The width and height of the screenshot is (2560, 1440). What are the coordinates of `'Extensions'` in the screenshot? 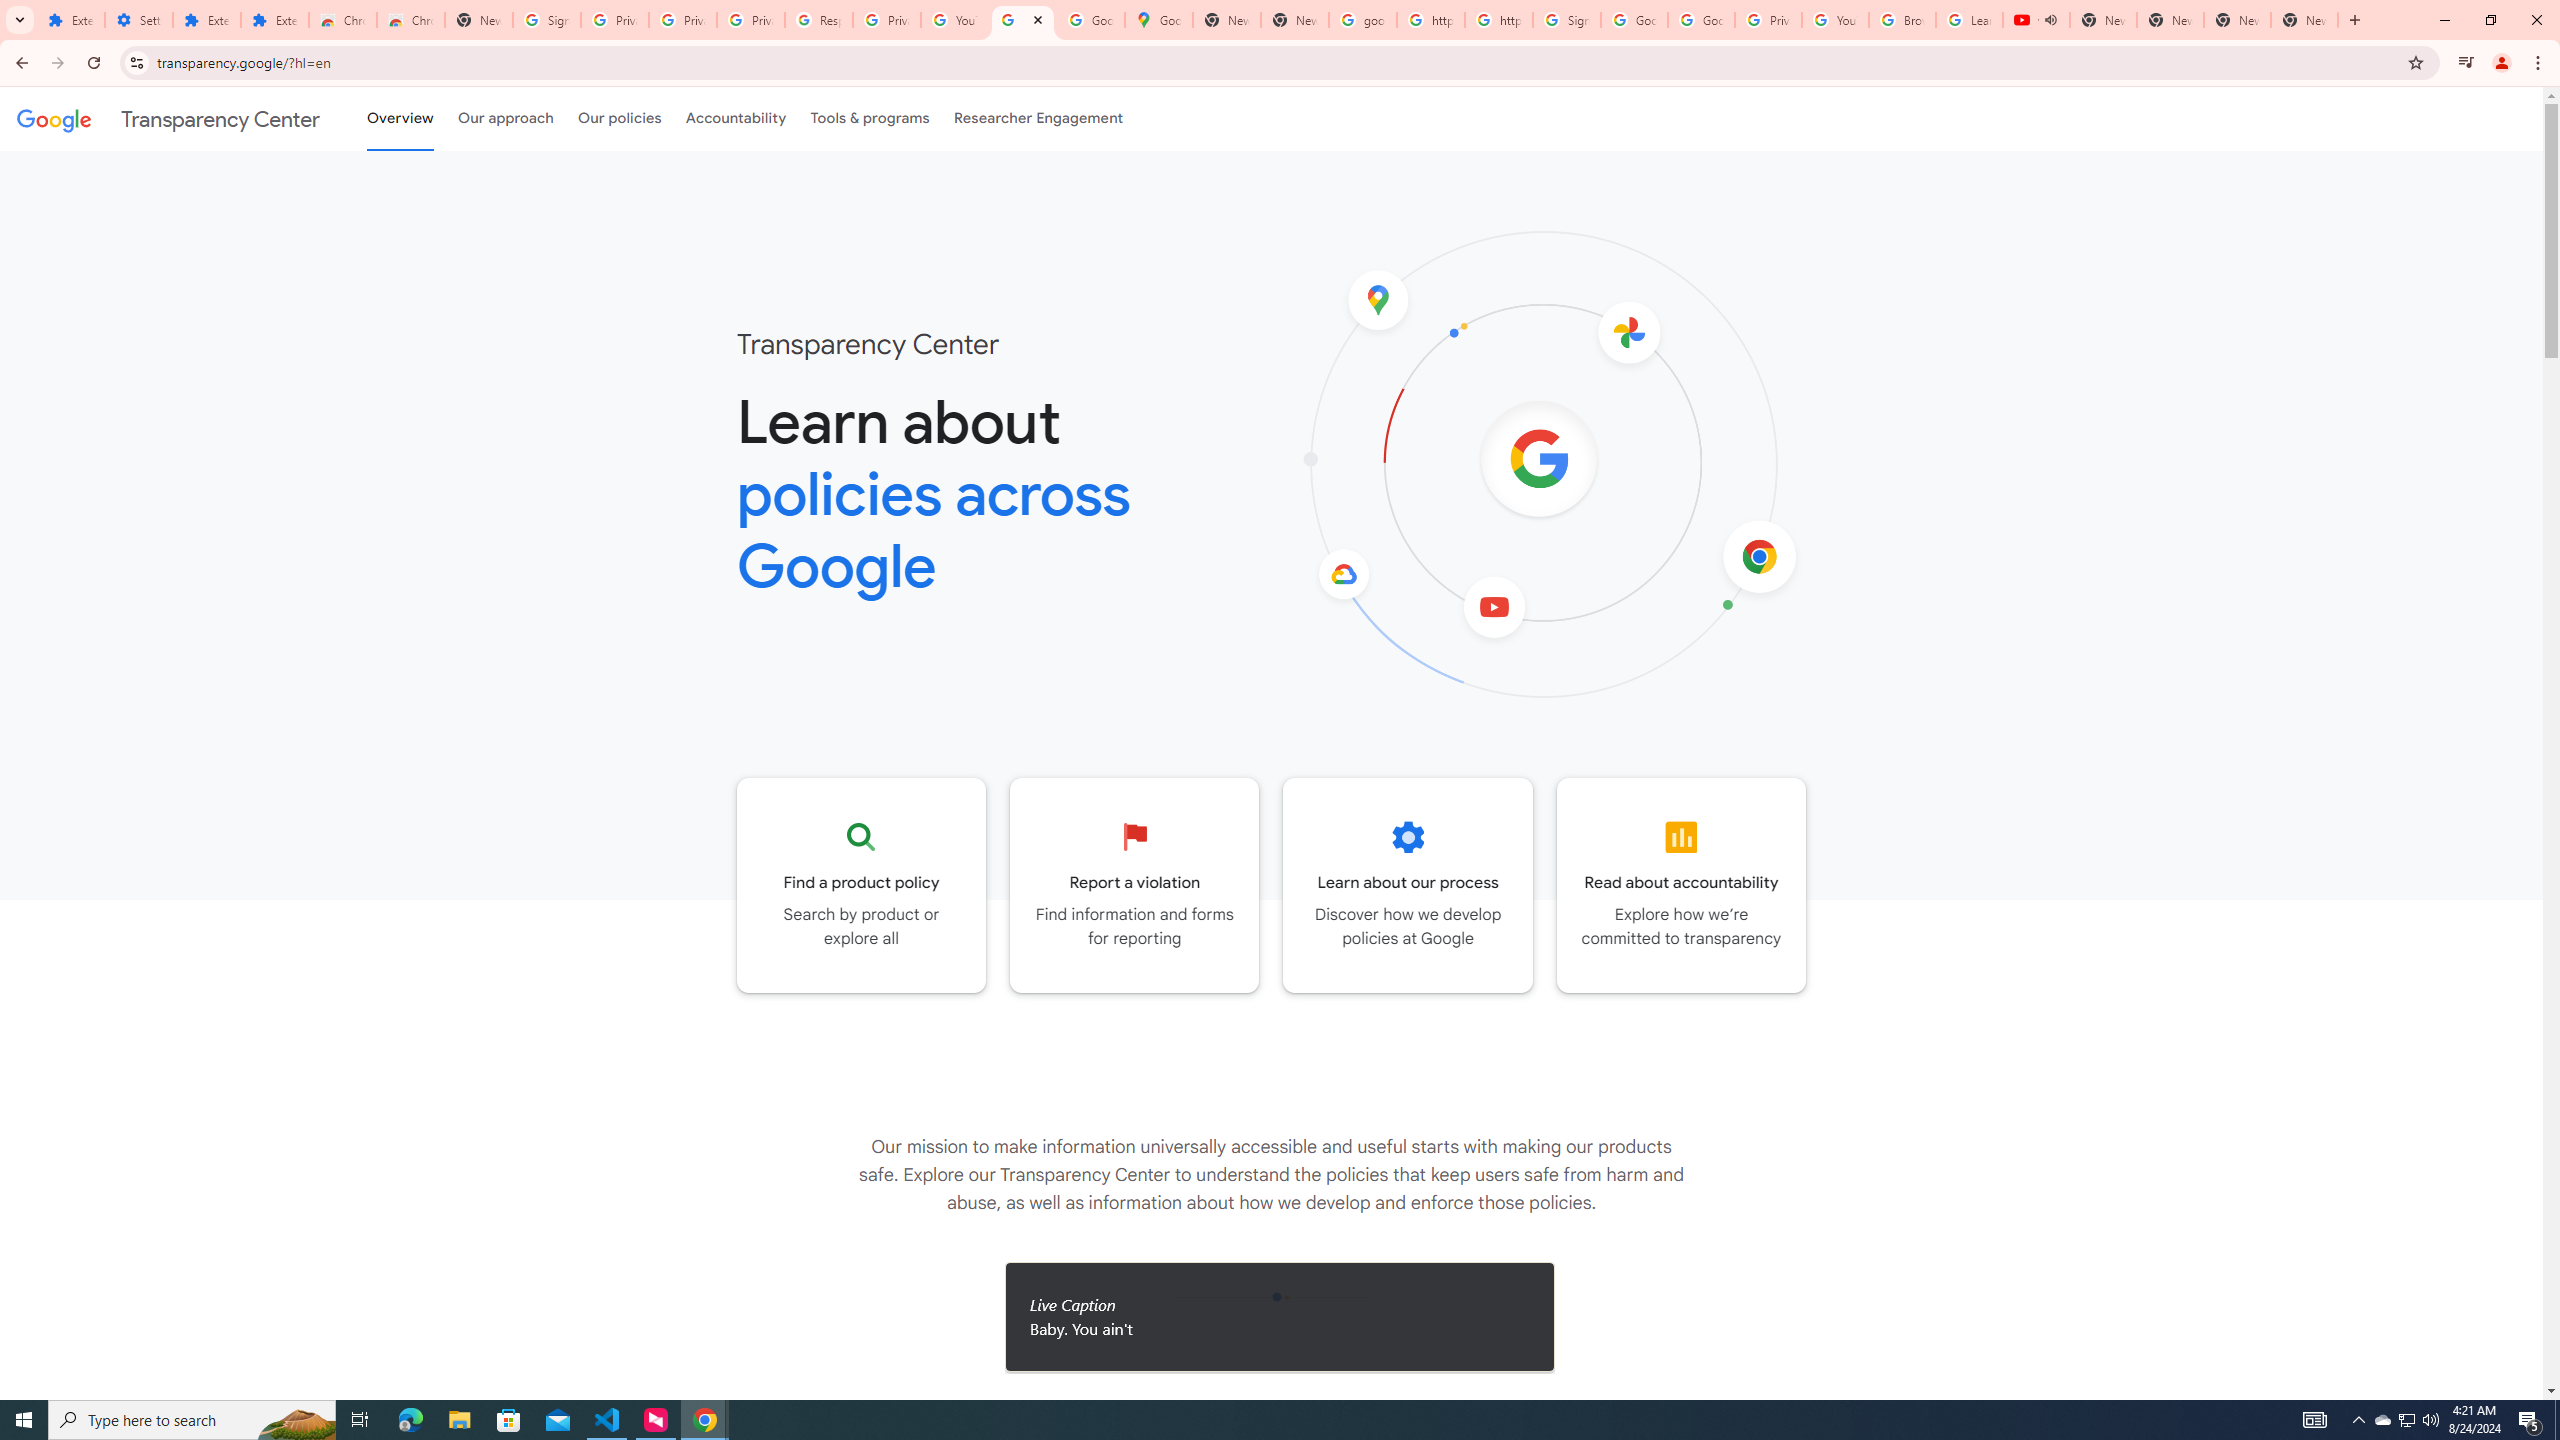 It's located at (274, 19).